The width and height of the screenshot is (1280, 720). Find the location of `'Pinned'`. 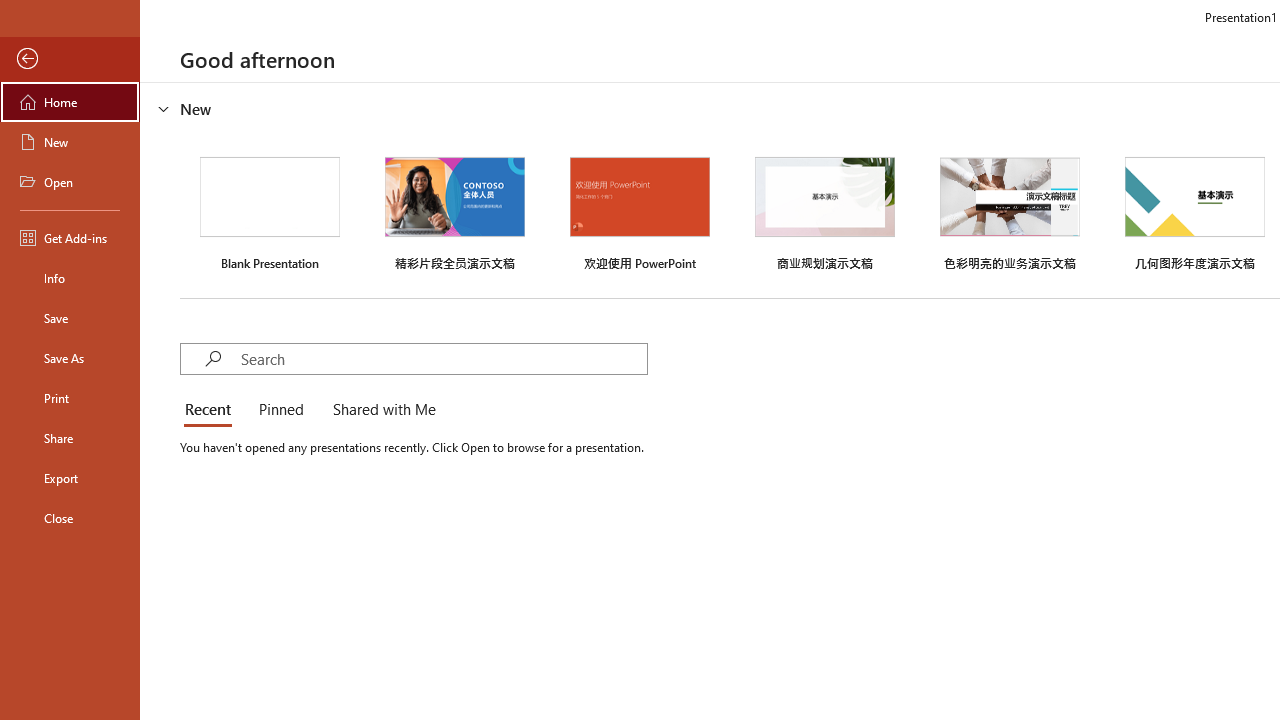

'Pinned' is located at coordinates (279, 410).